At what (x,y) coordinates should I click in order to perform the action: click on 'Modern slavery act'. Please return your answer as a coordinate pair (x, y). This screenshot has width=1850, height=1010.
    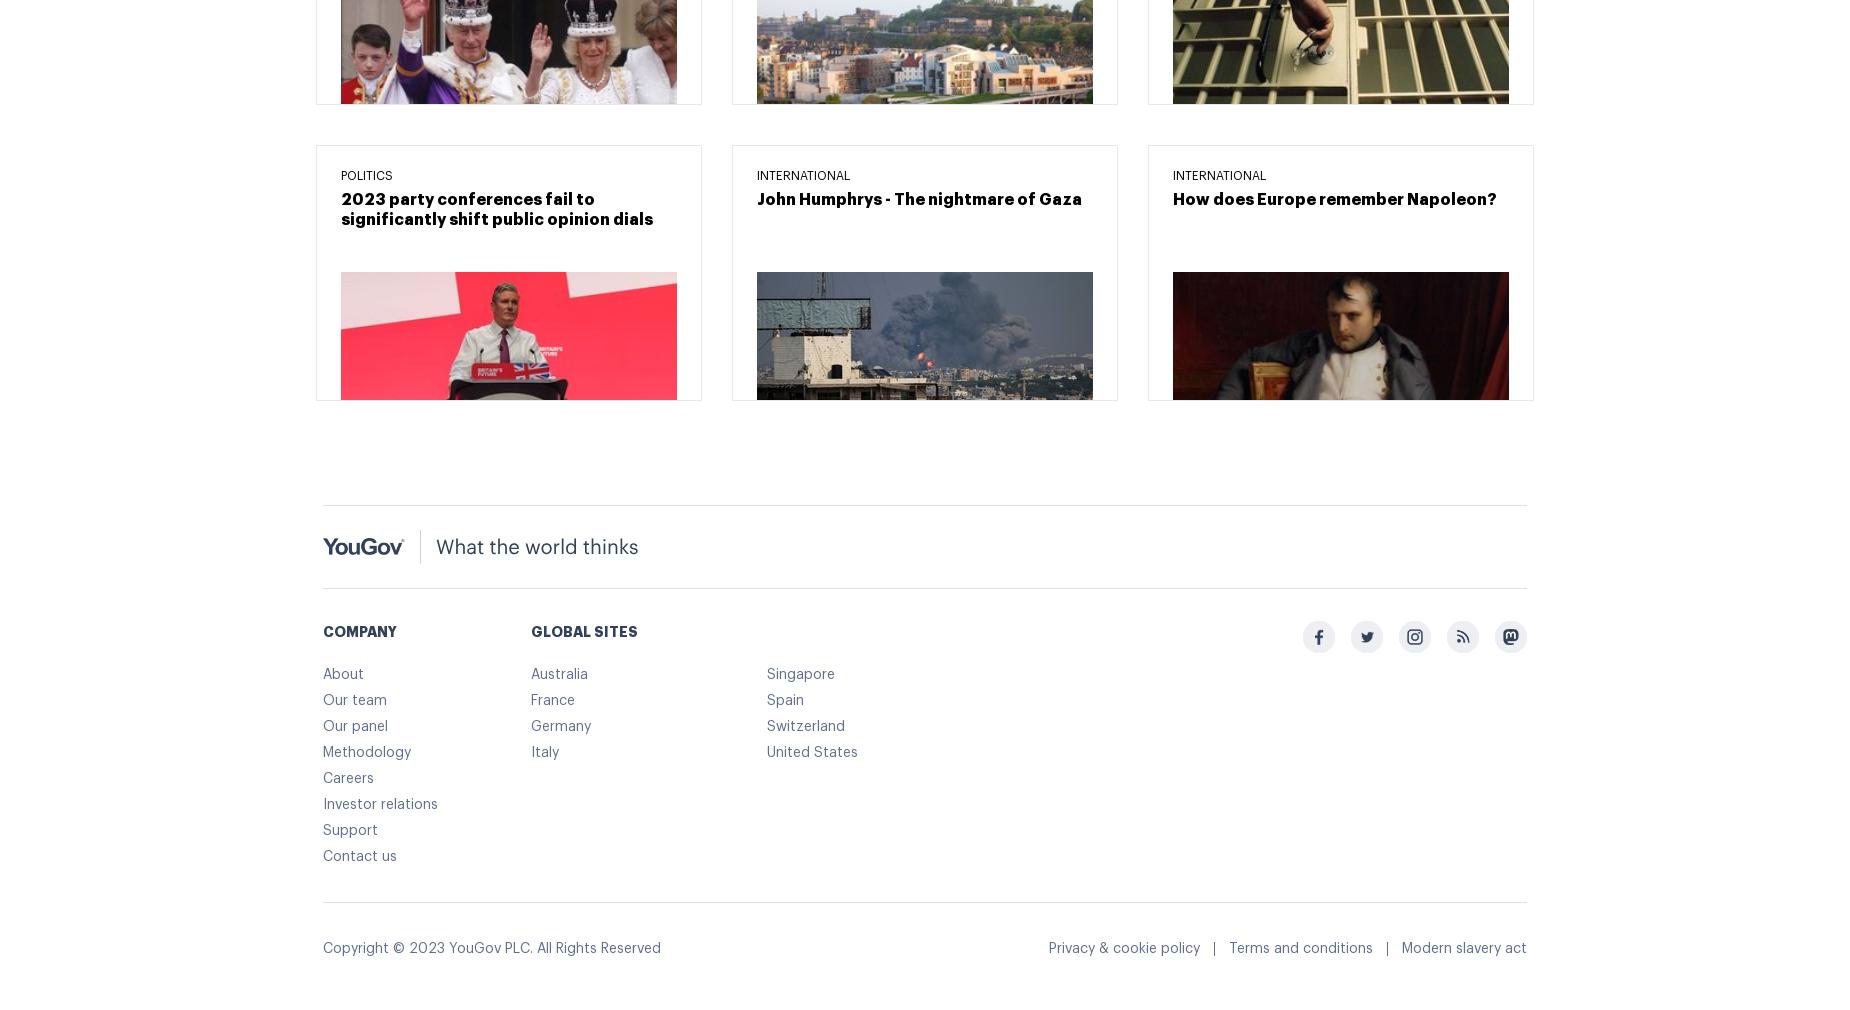
    Looking at the image, I should click on (1464, 947).